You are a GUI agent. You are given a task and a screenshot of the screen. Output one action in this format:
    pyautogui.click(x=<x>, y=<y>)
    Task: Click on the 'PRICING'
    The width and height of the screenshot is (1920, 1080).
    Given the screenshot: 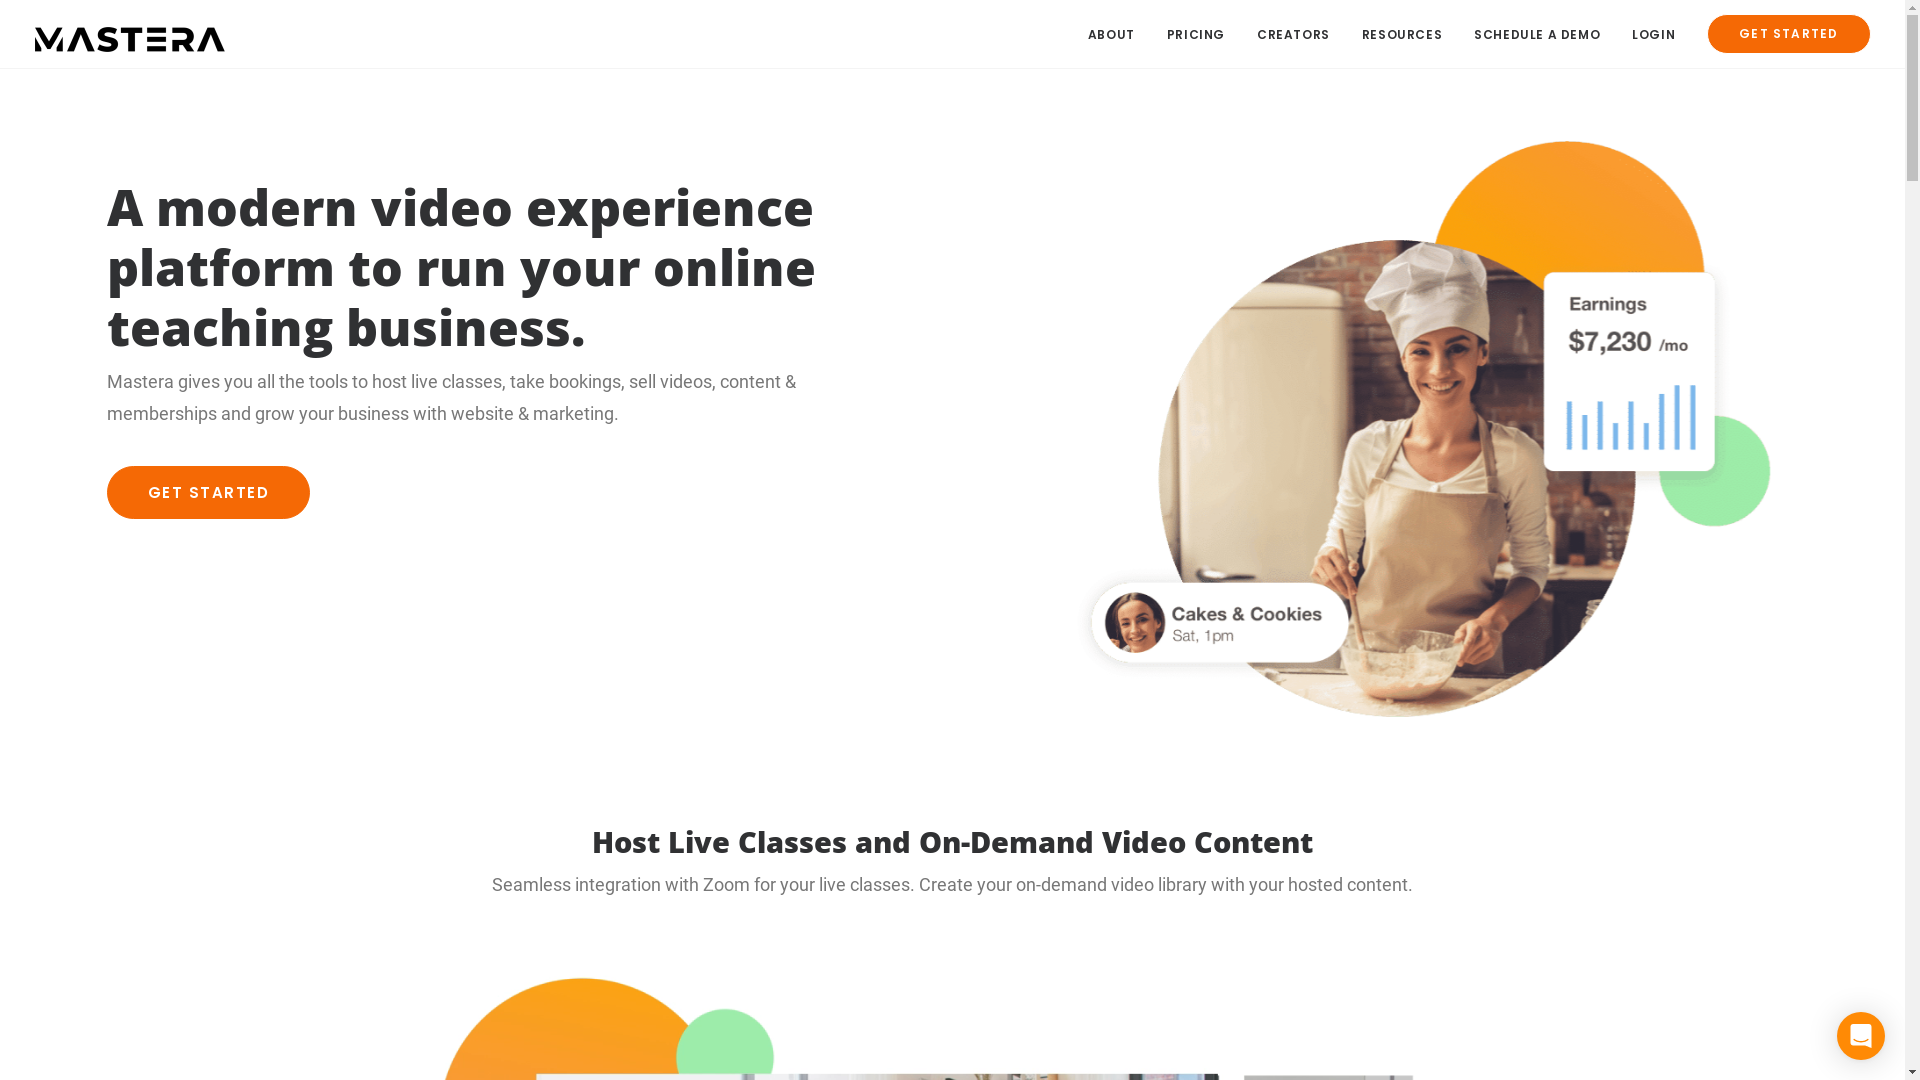 What is the action you would take?
    pyautogui.click(x=1195, y=34)
    